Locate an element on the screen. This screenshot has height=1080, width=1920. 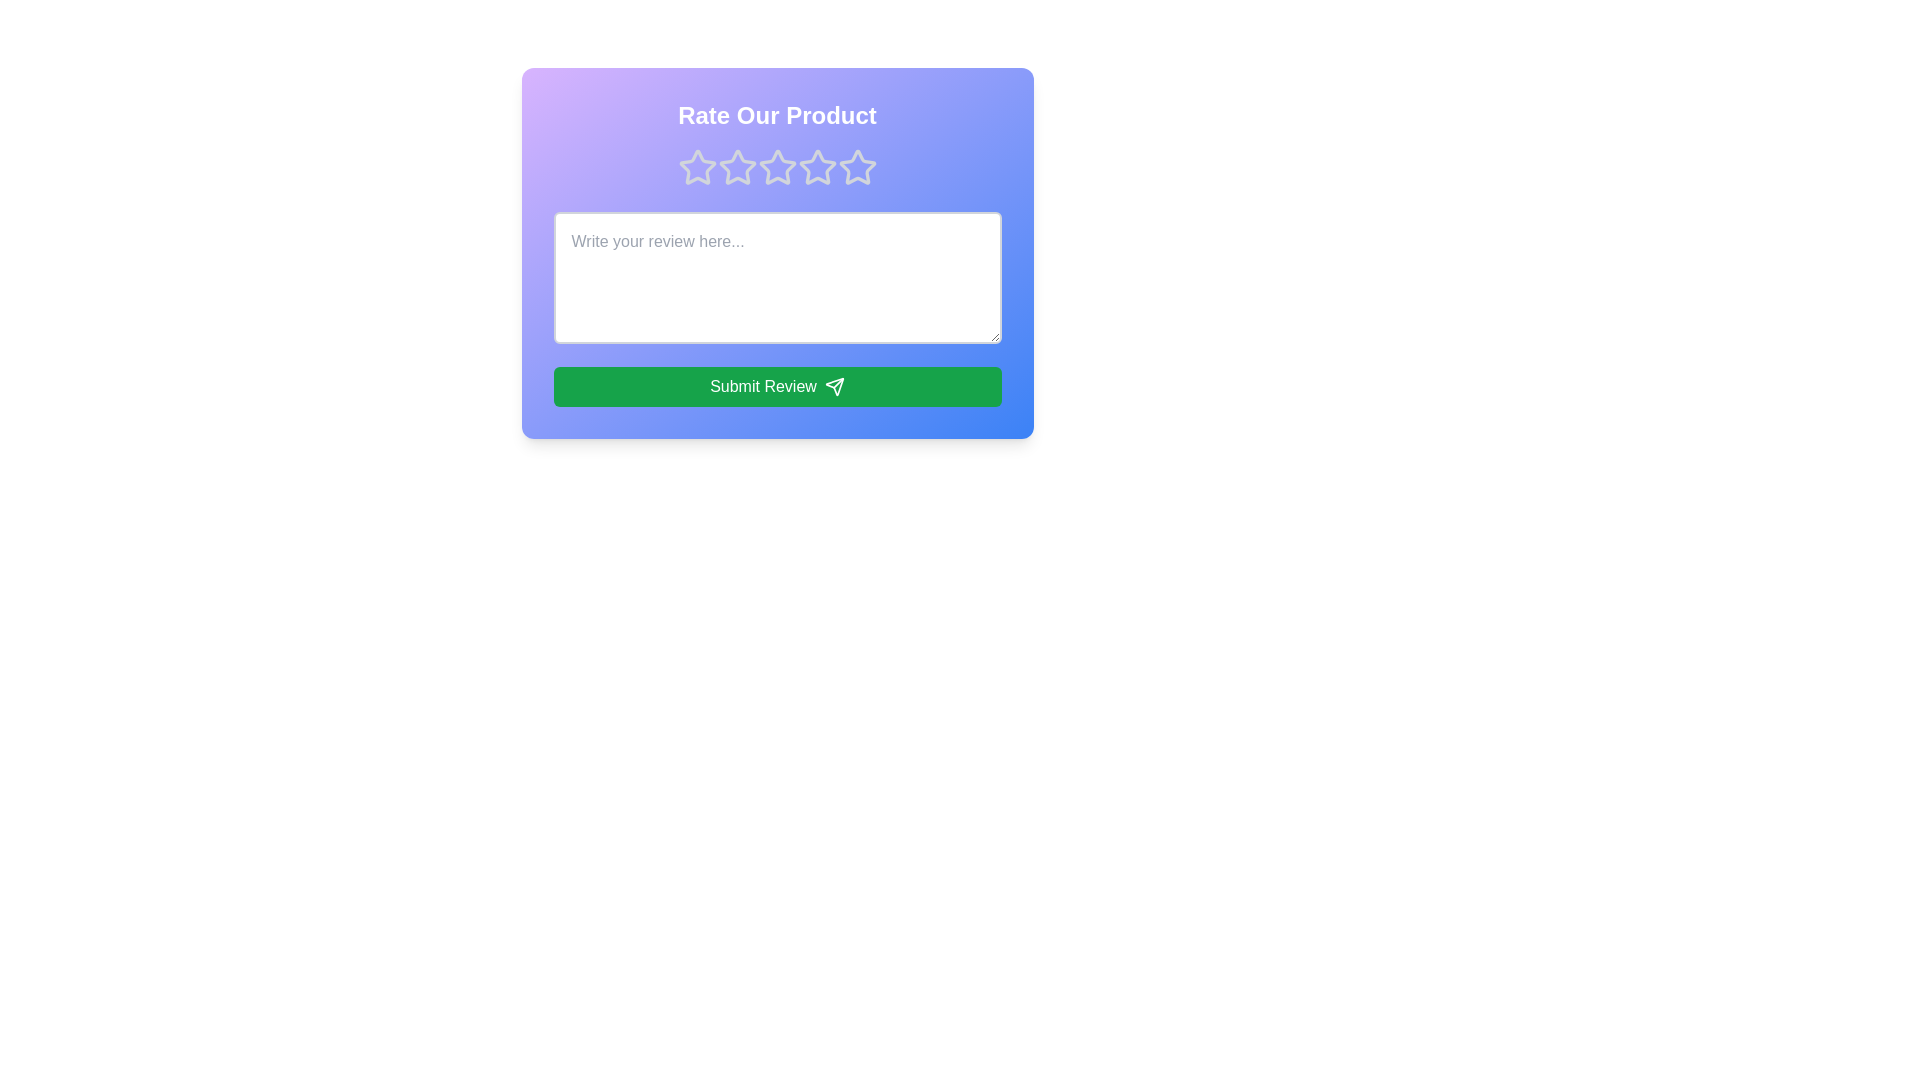
the review submission button located at the bottom of the interface section is located at coordinates (776, 386).